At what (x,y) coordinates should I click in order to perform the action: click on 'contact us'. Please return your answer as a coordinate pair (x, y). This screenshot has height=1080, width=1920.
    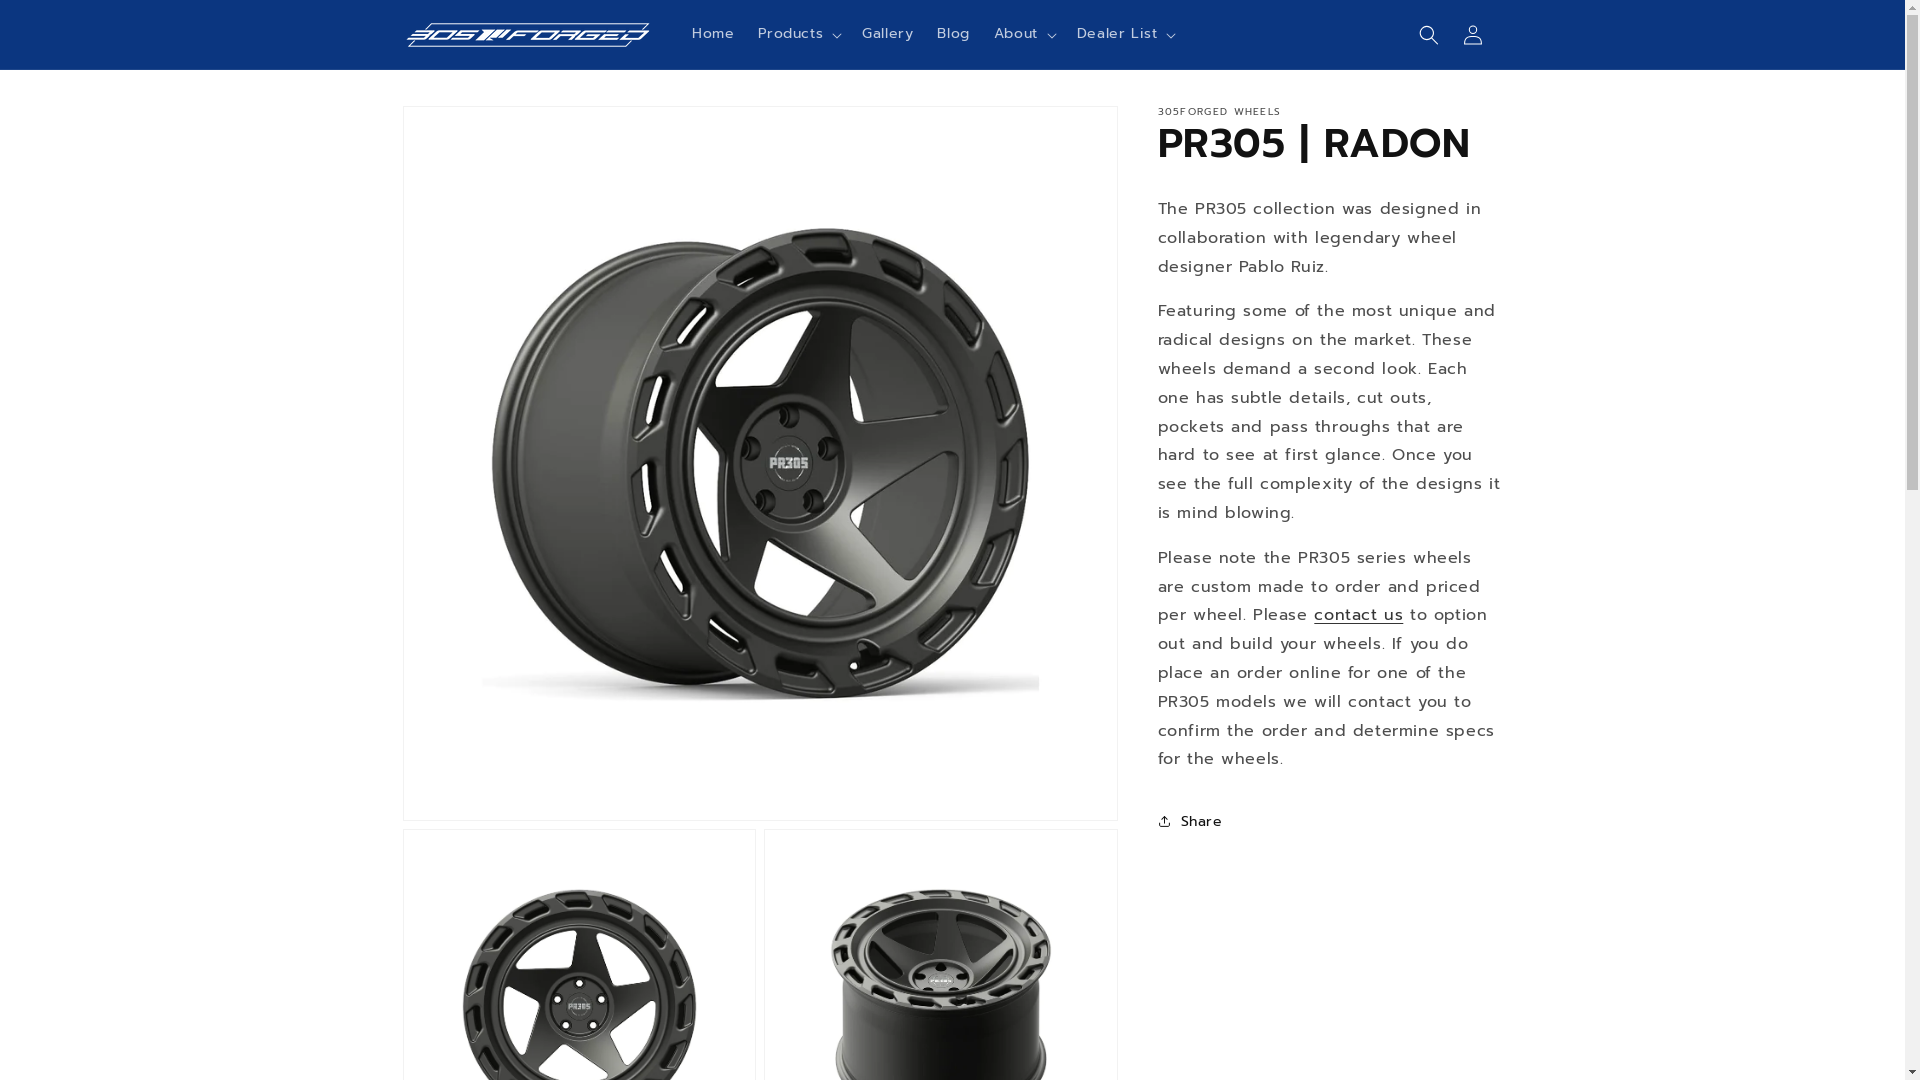
    Looking at the image, I should click on (1358, 613).